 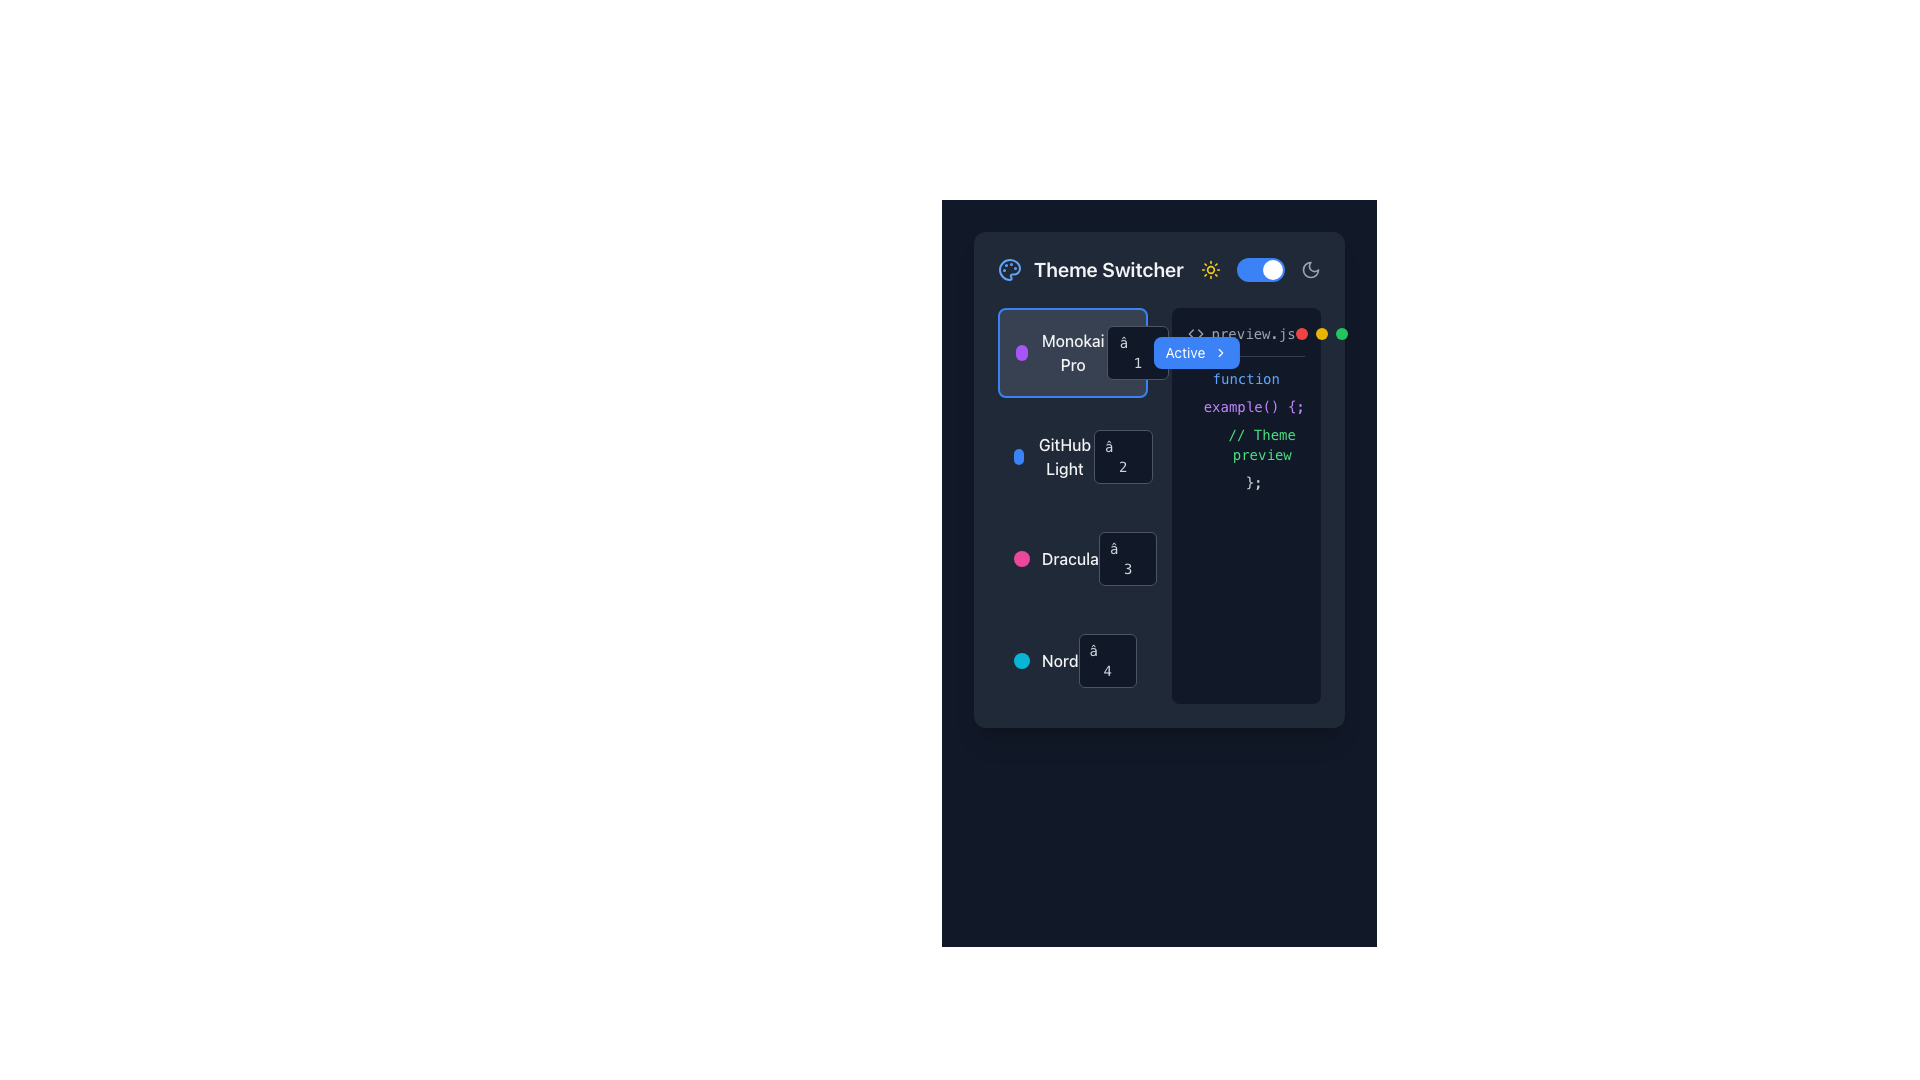 I want to click on the 'GitHub Light' text label element, so click(x=1064, y=456).